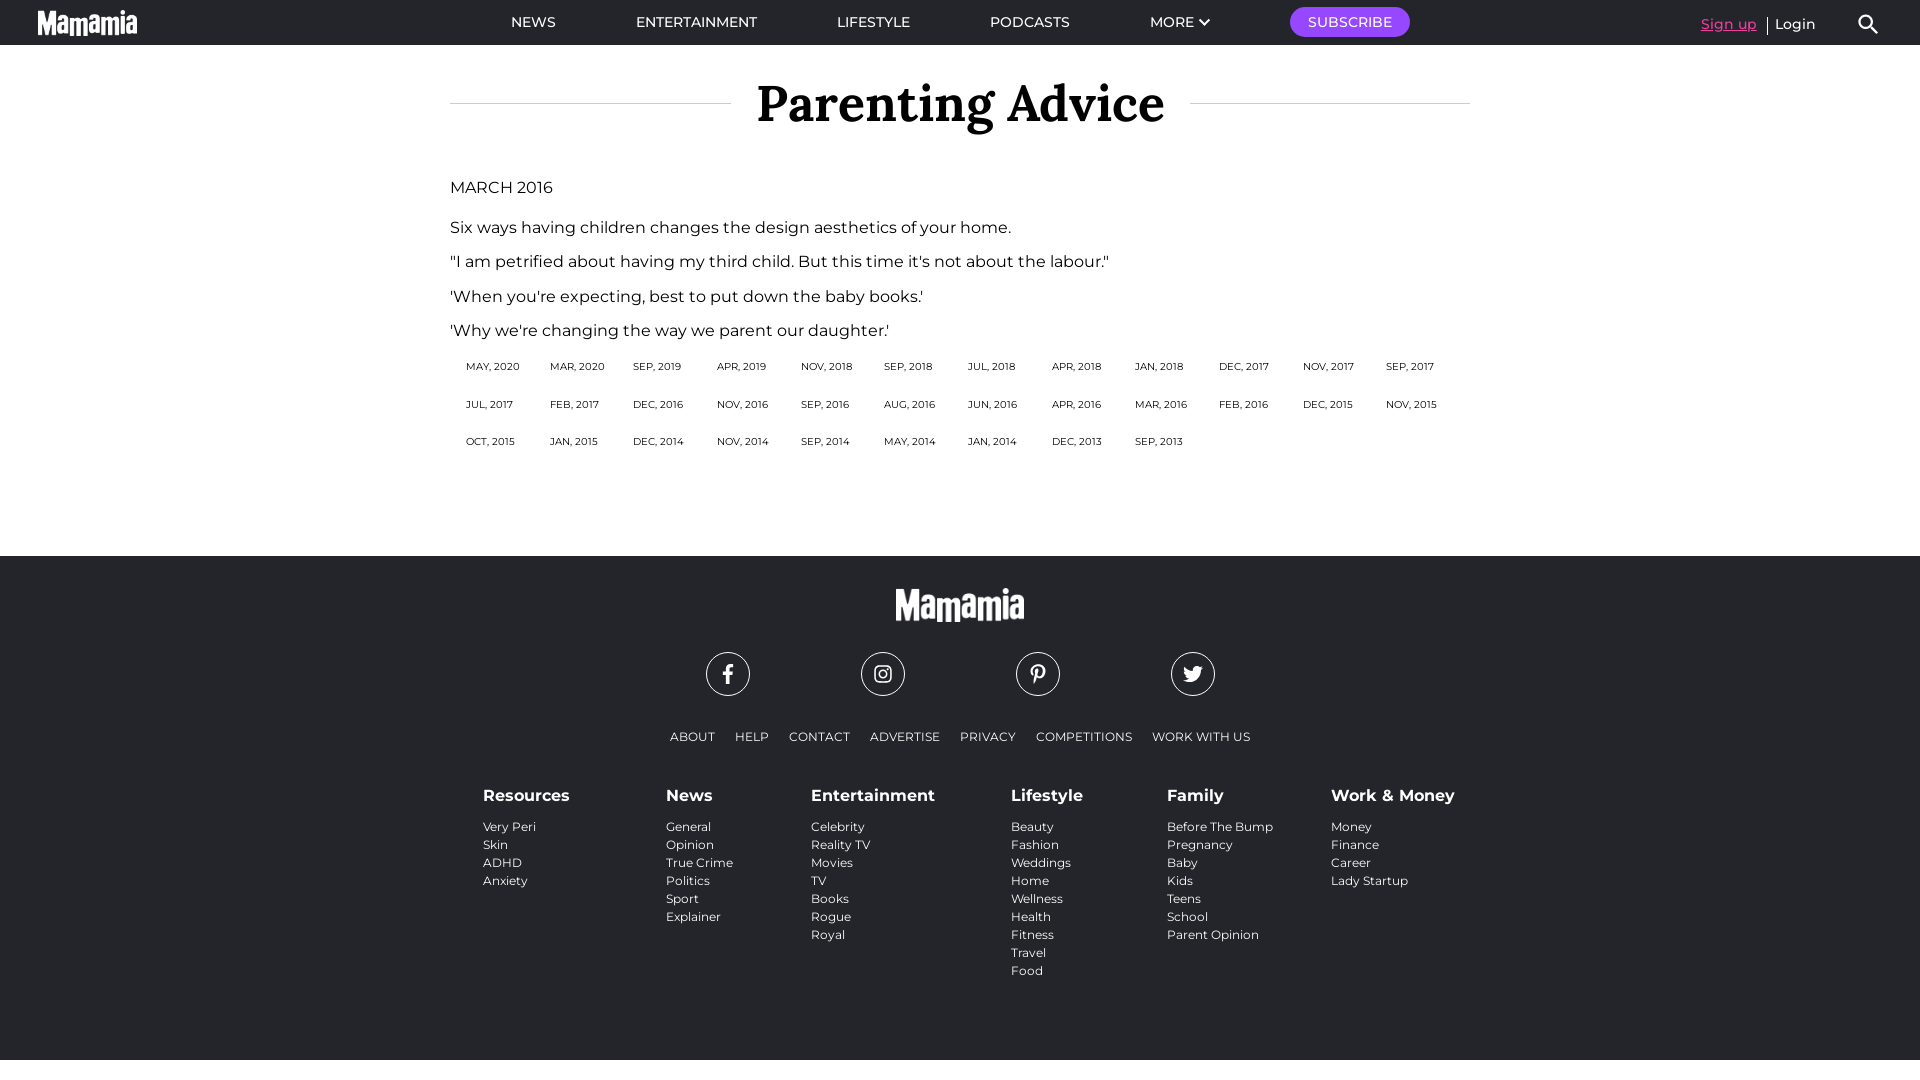 The width and height of the screenshot is (1920, 1080). Describe the element at coordinates (1028, 951) in the screenshot. I see `'Travel'` at that location.